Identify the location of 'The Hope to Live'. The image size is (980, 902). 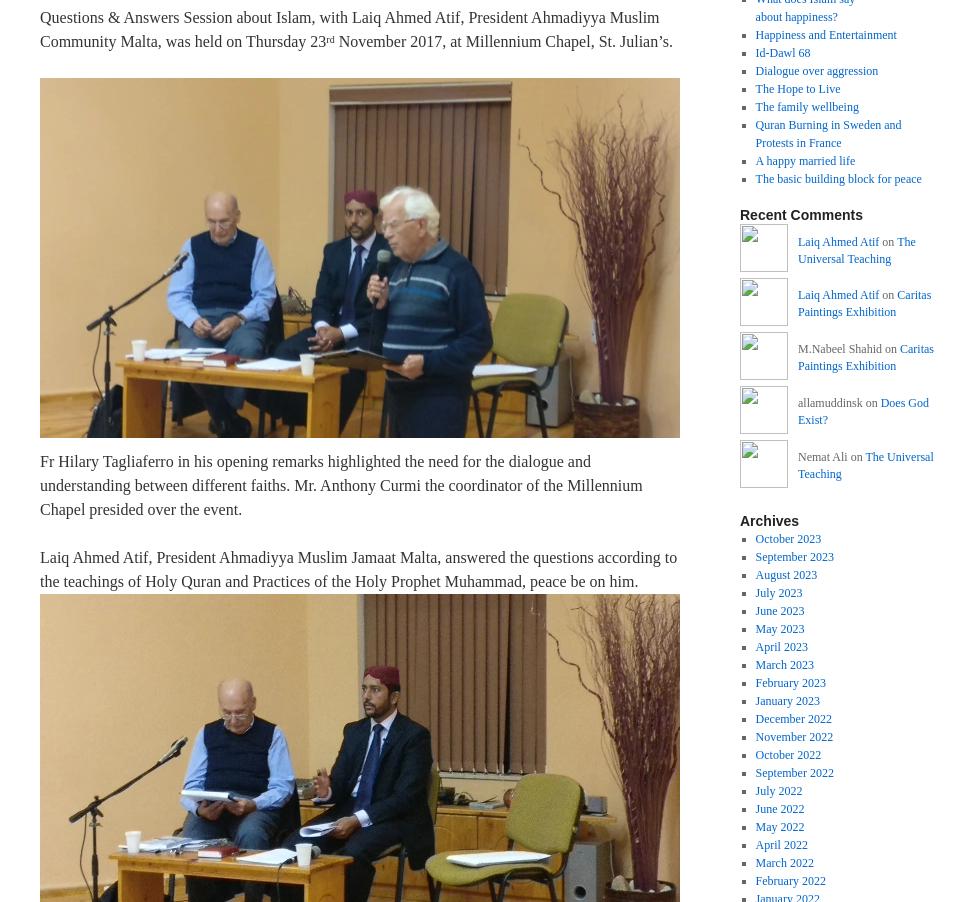
(797, 89).